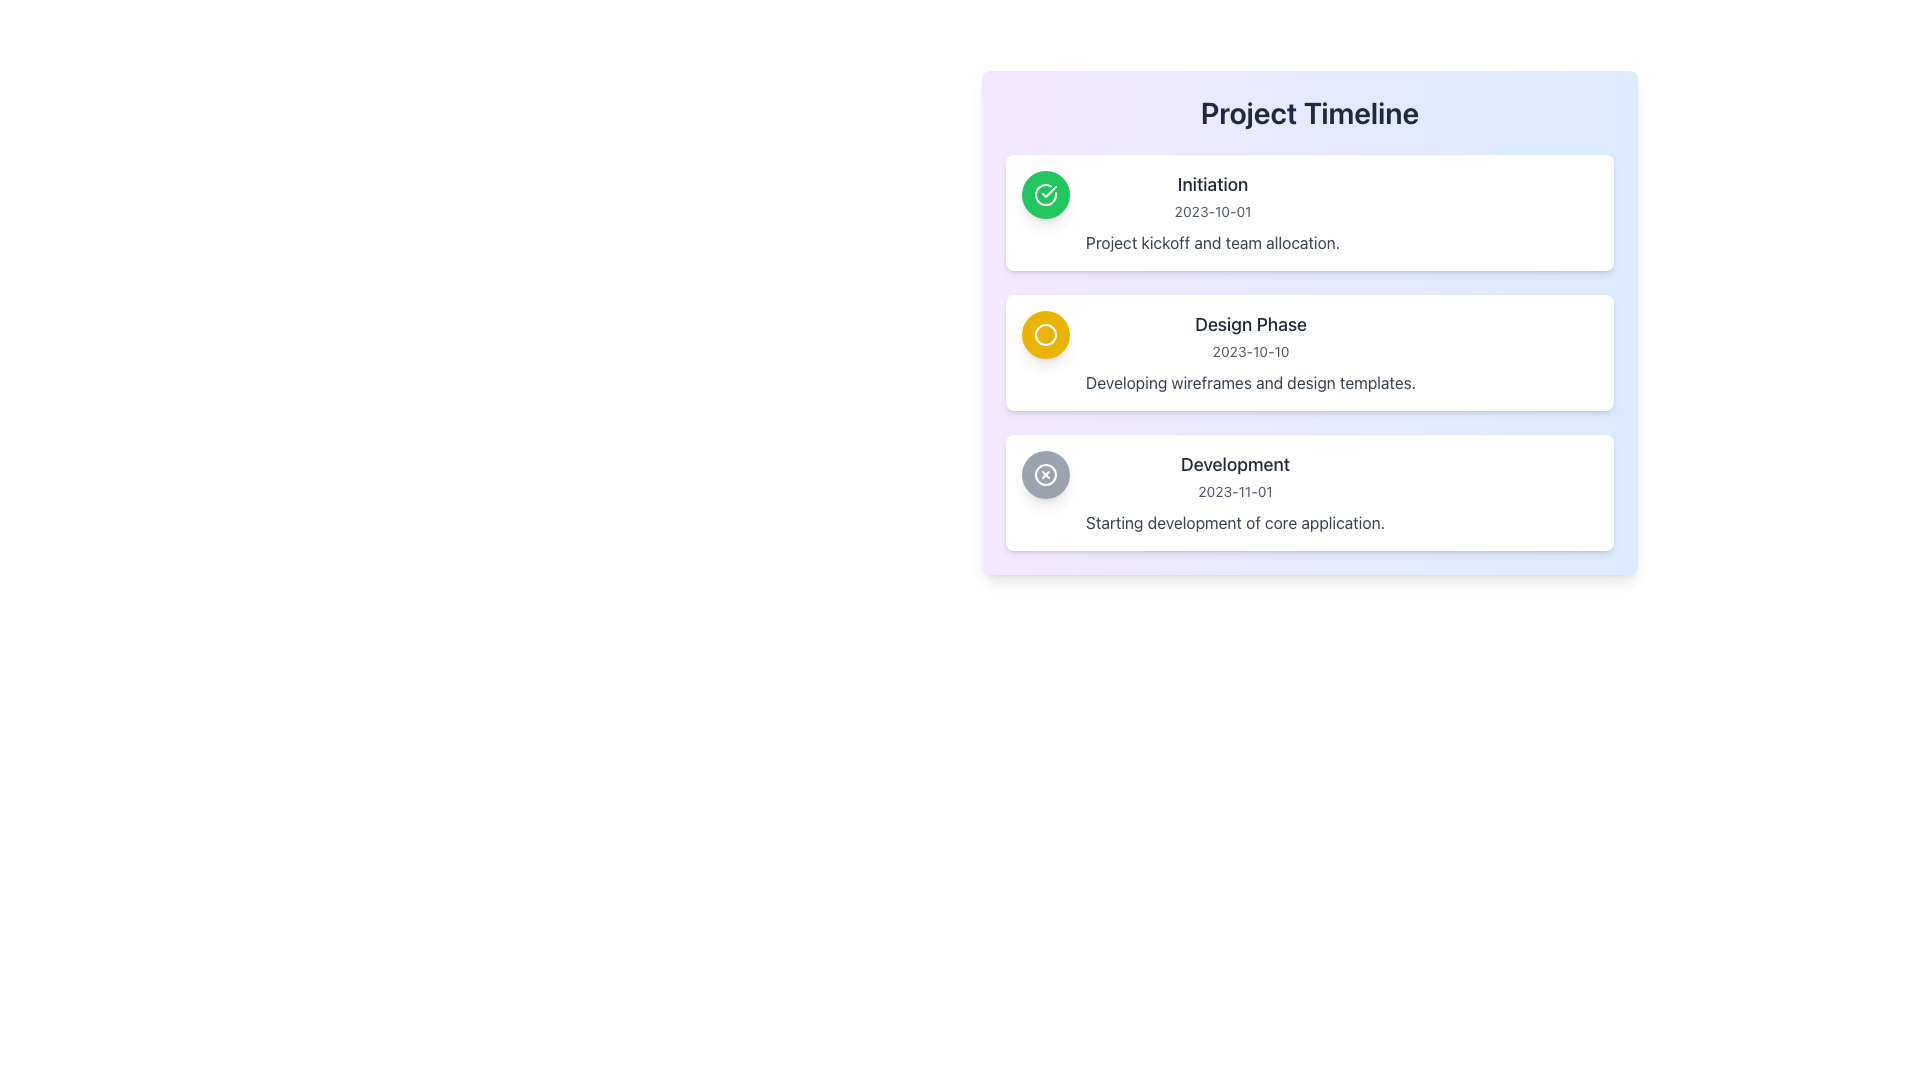 This screenshot has width=1920, height=1080. I want to click on the status indicator represented by the small circular icon with a gray border and a white cross mark, located at the bottom of the timeline list for the 'Development' phase, so click(1045, 474).